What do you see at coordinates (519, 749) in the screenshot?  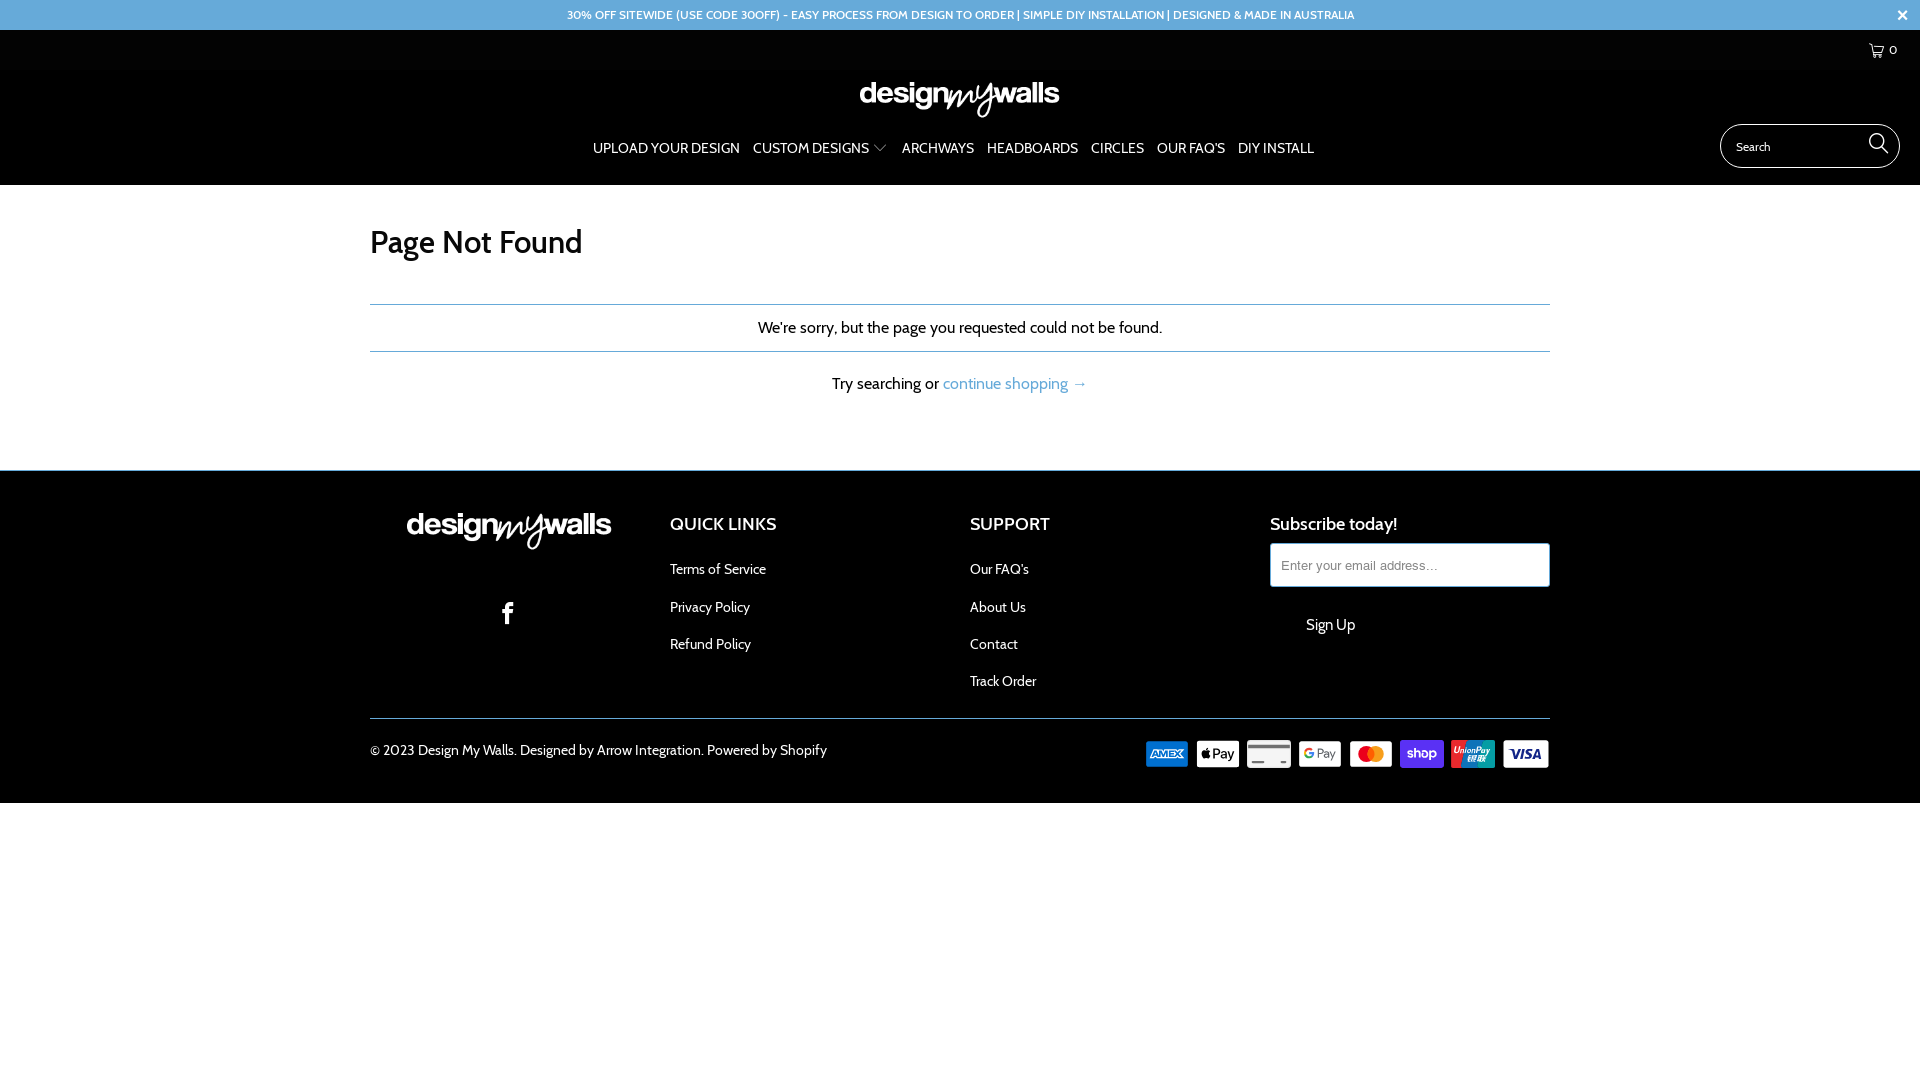 I see `'Designed by Arrow Integration'` at bounding box center [519, 749].